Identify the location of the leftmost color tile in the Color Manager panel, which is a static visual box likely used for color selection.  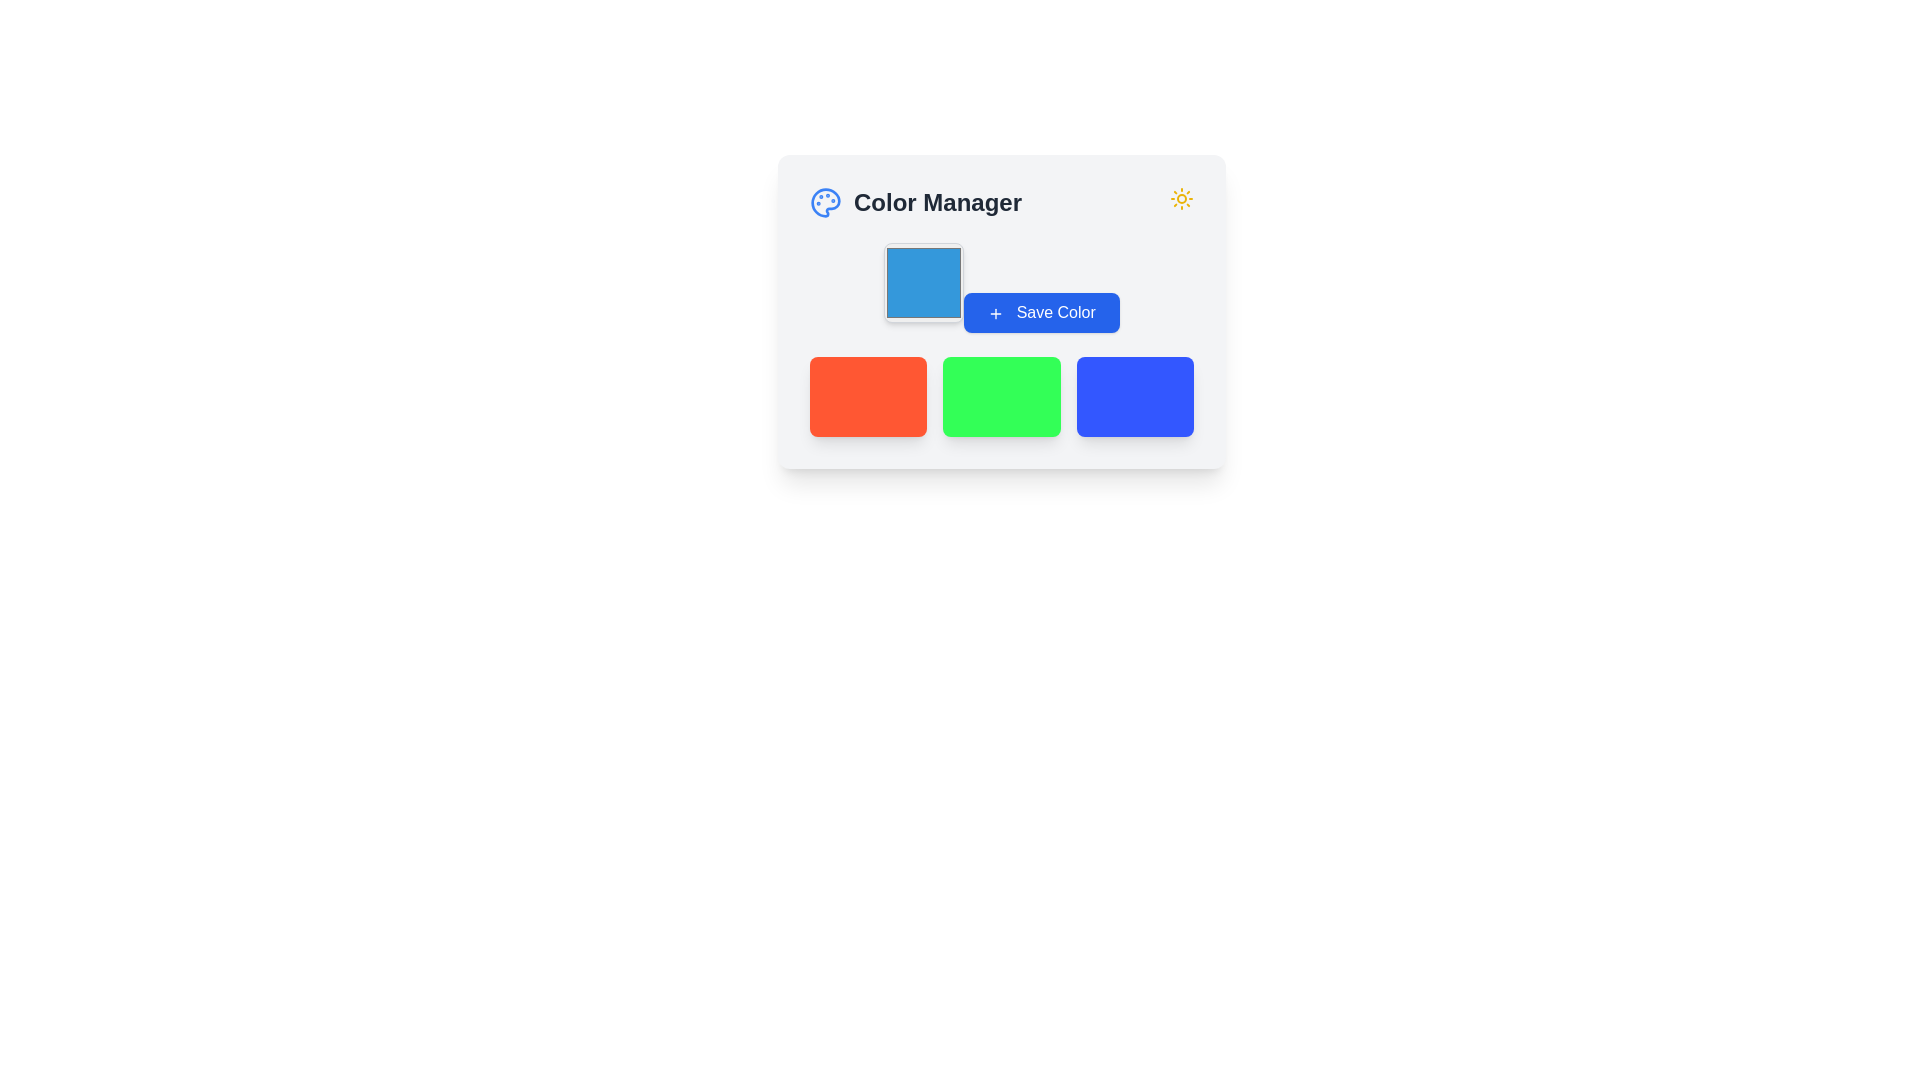
(868, 397).